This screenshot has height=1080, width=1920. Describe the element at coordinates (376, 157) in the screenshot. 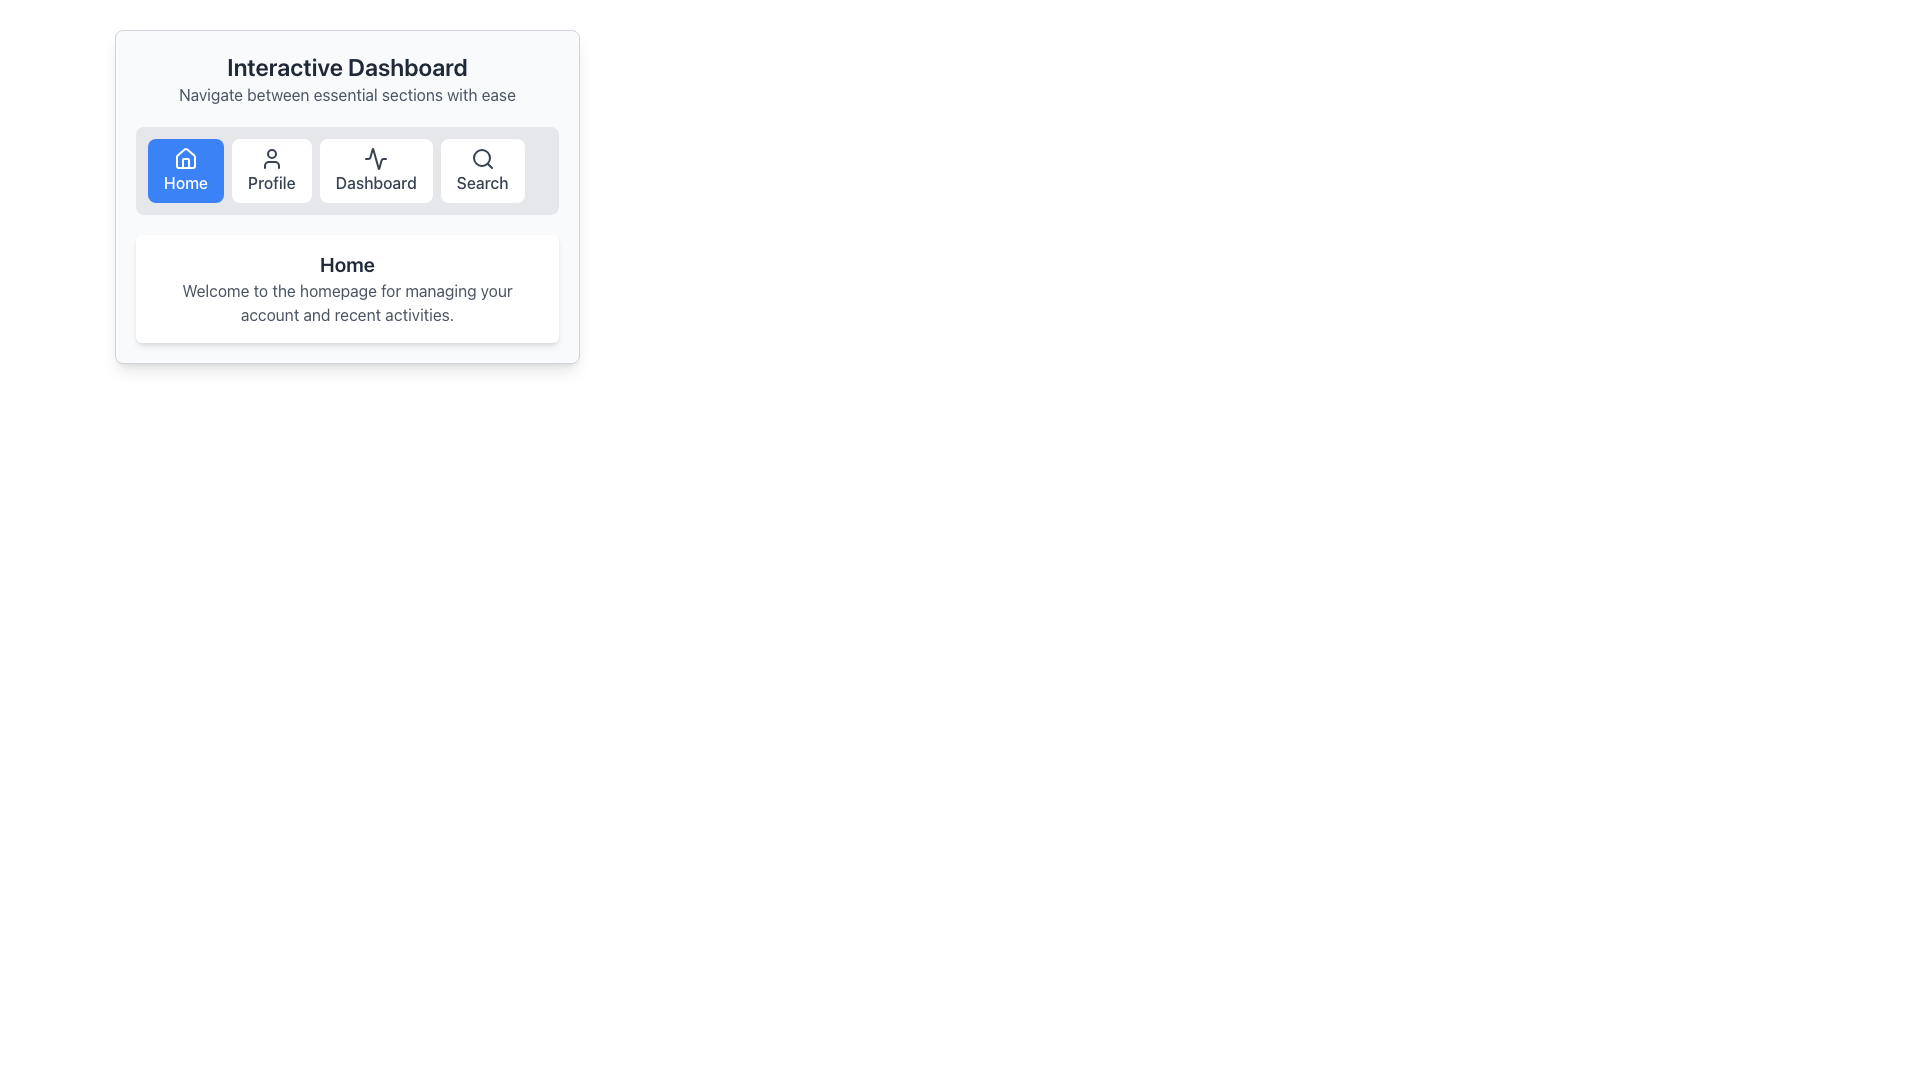

I see `the pulse wave icon within the Interactive Dashboard panel, which is the third button in a row of four icons` at that location.